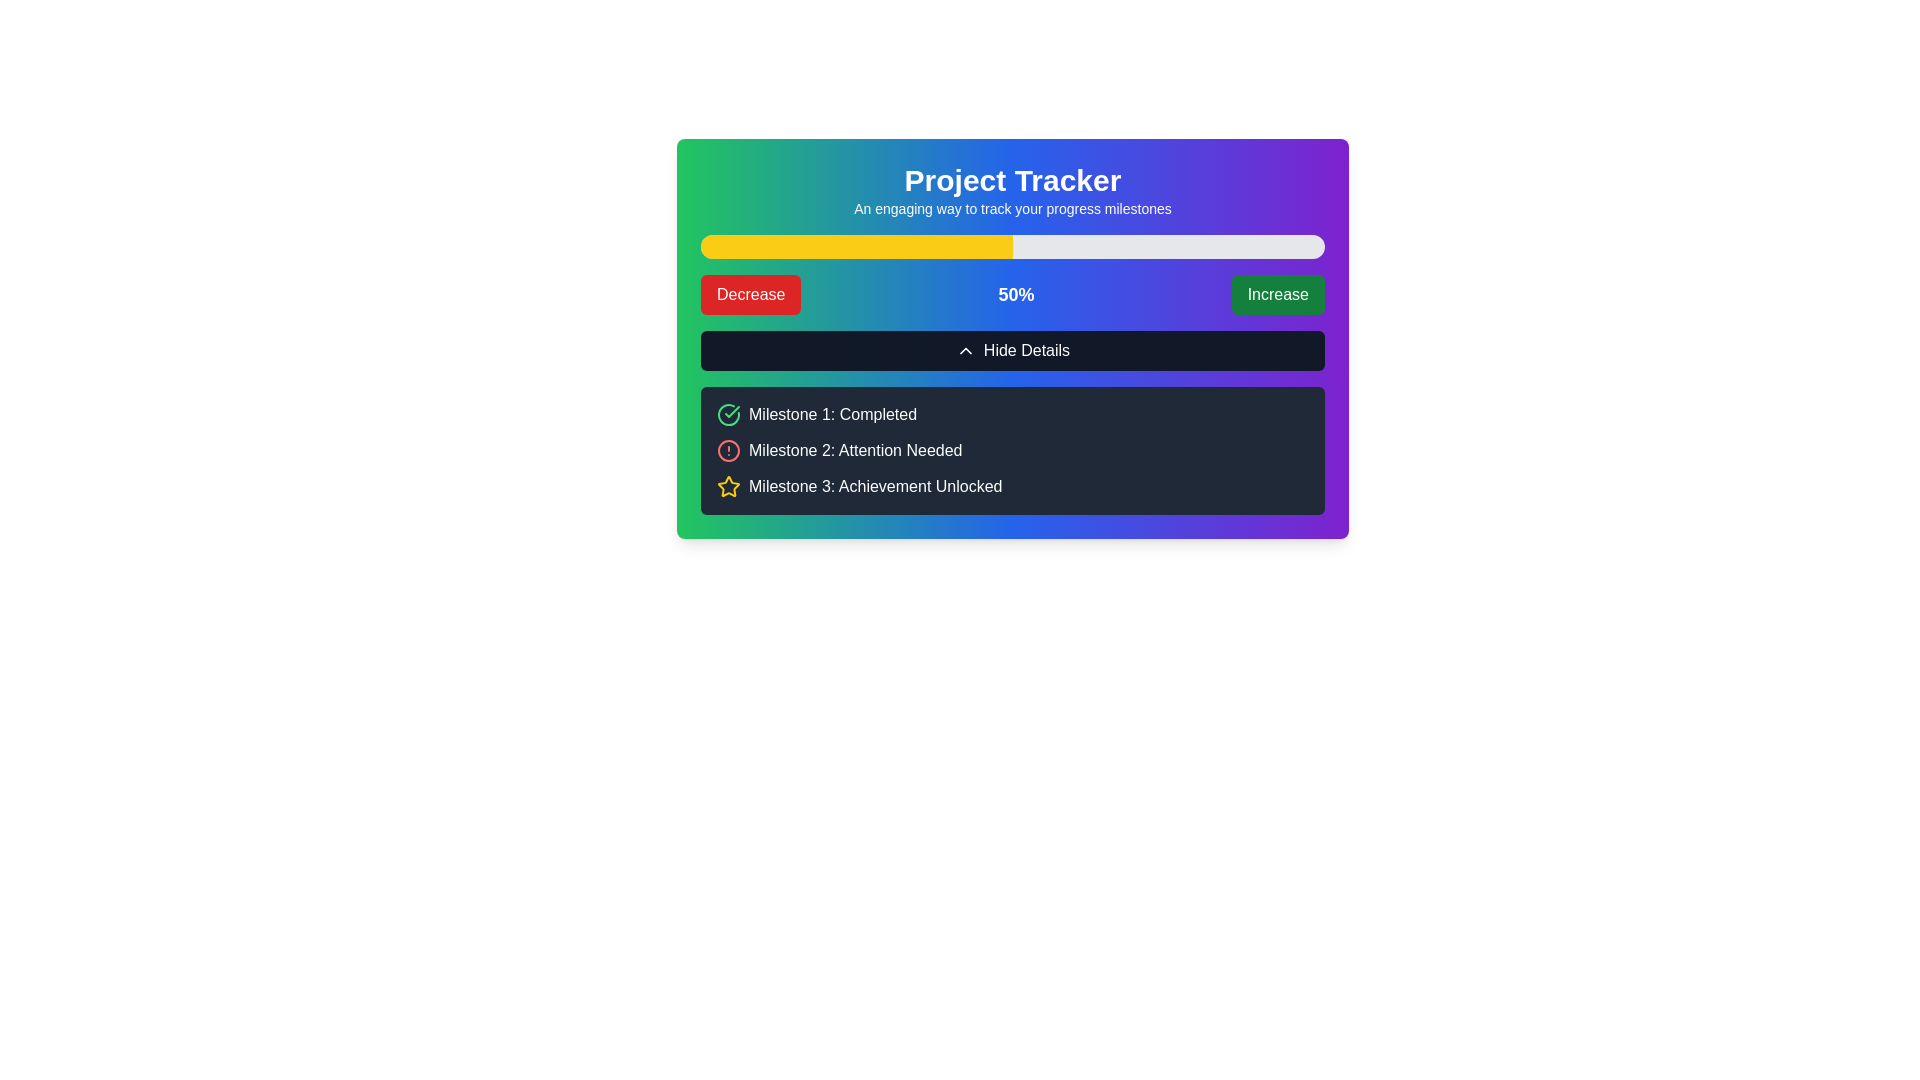 This screenshot has width=1920, height=1080. Describe the element at coordinates (728, 414) in the screenshot. I see `the circular checkmark icon representing 'Milestone 1: Completed', which is styled with a green stroke and positioned on the left side of the milestone text` at that location.